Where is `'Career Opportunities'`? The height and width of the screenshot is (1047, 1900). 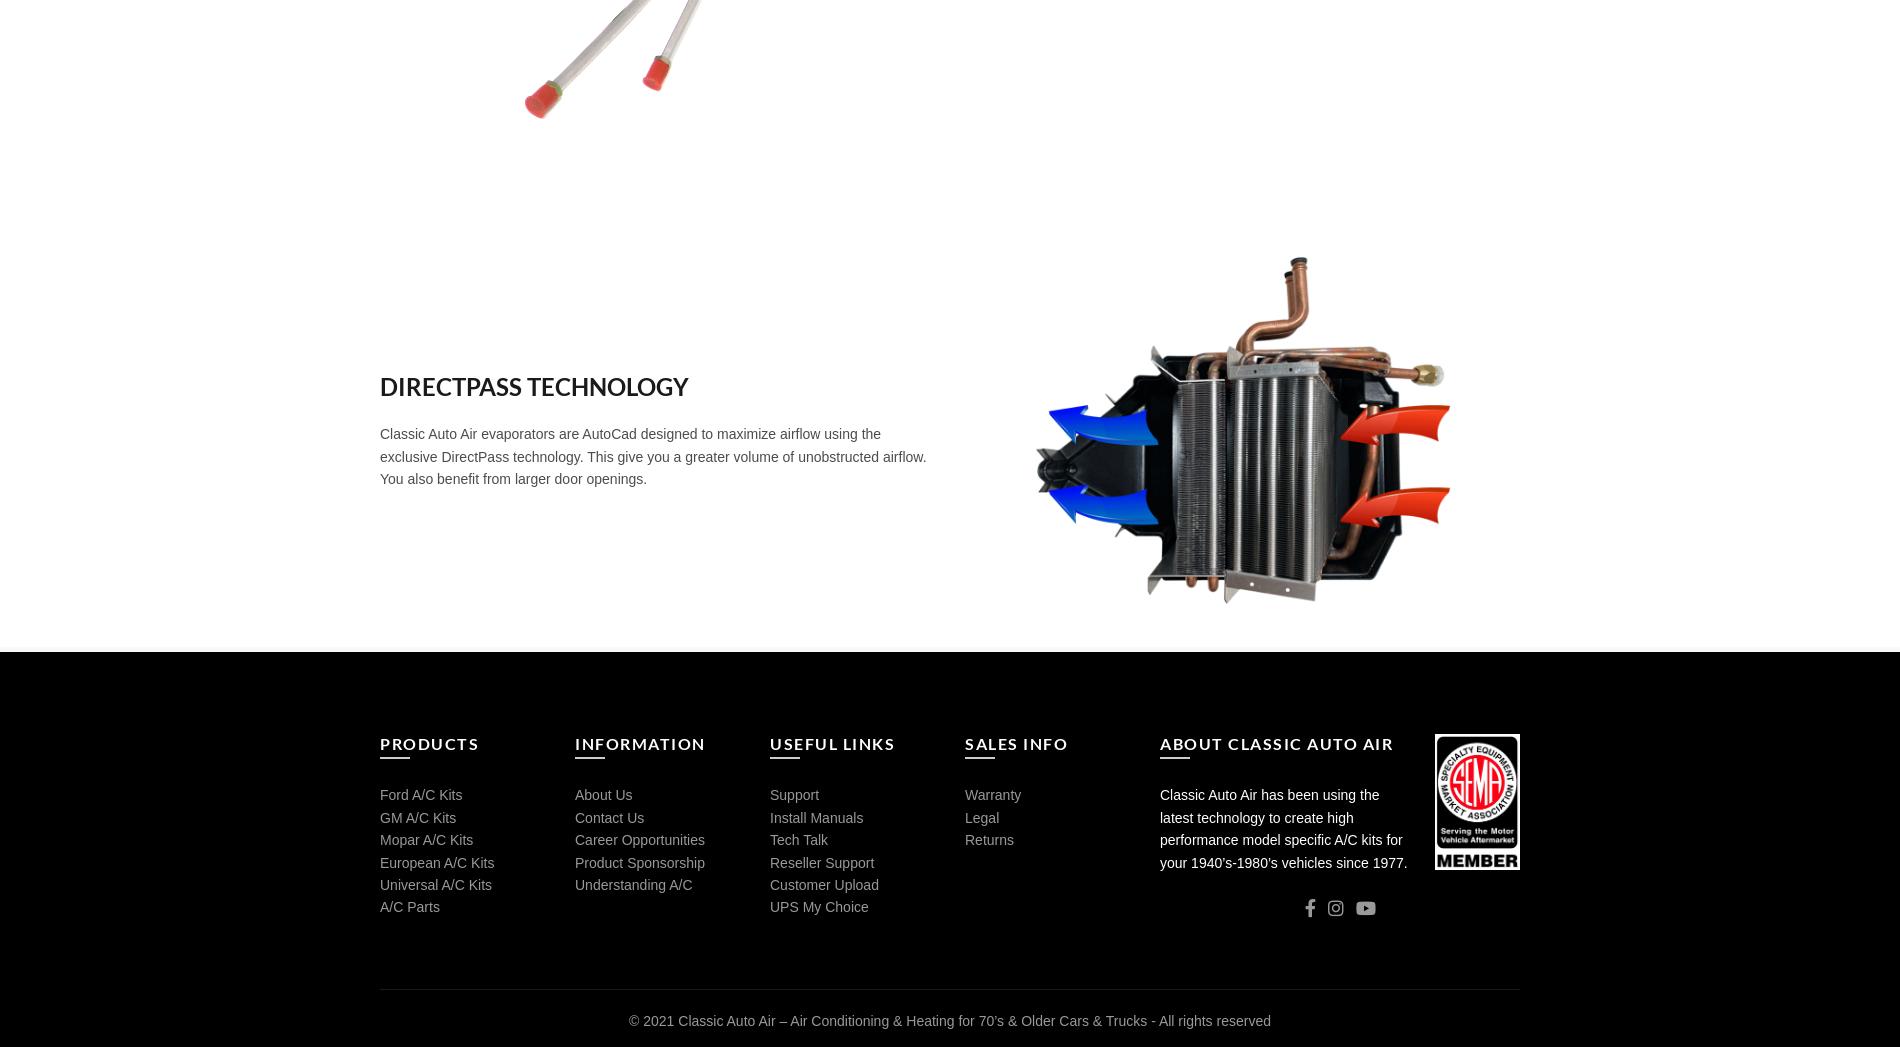
'Career Opportunities' is located at coordinates (639, 840).